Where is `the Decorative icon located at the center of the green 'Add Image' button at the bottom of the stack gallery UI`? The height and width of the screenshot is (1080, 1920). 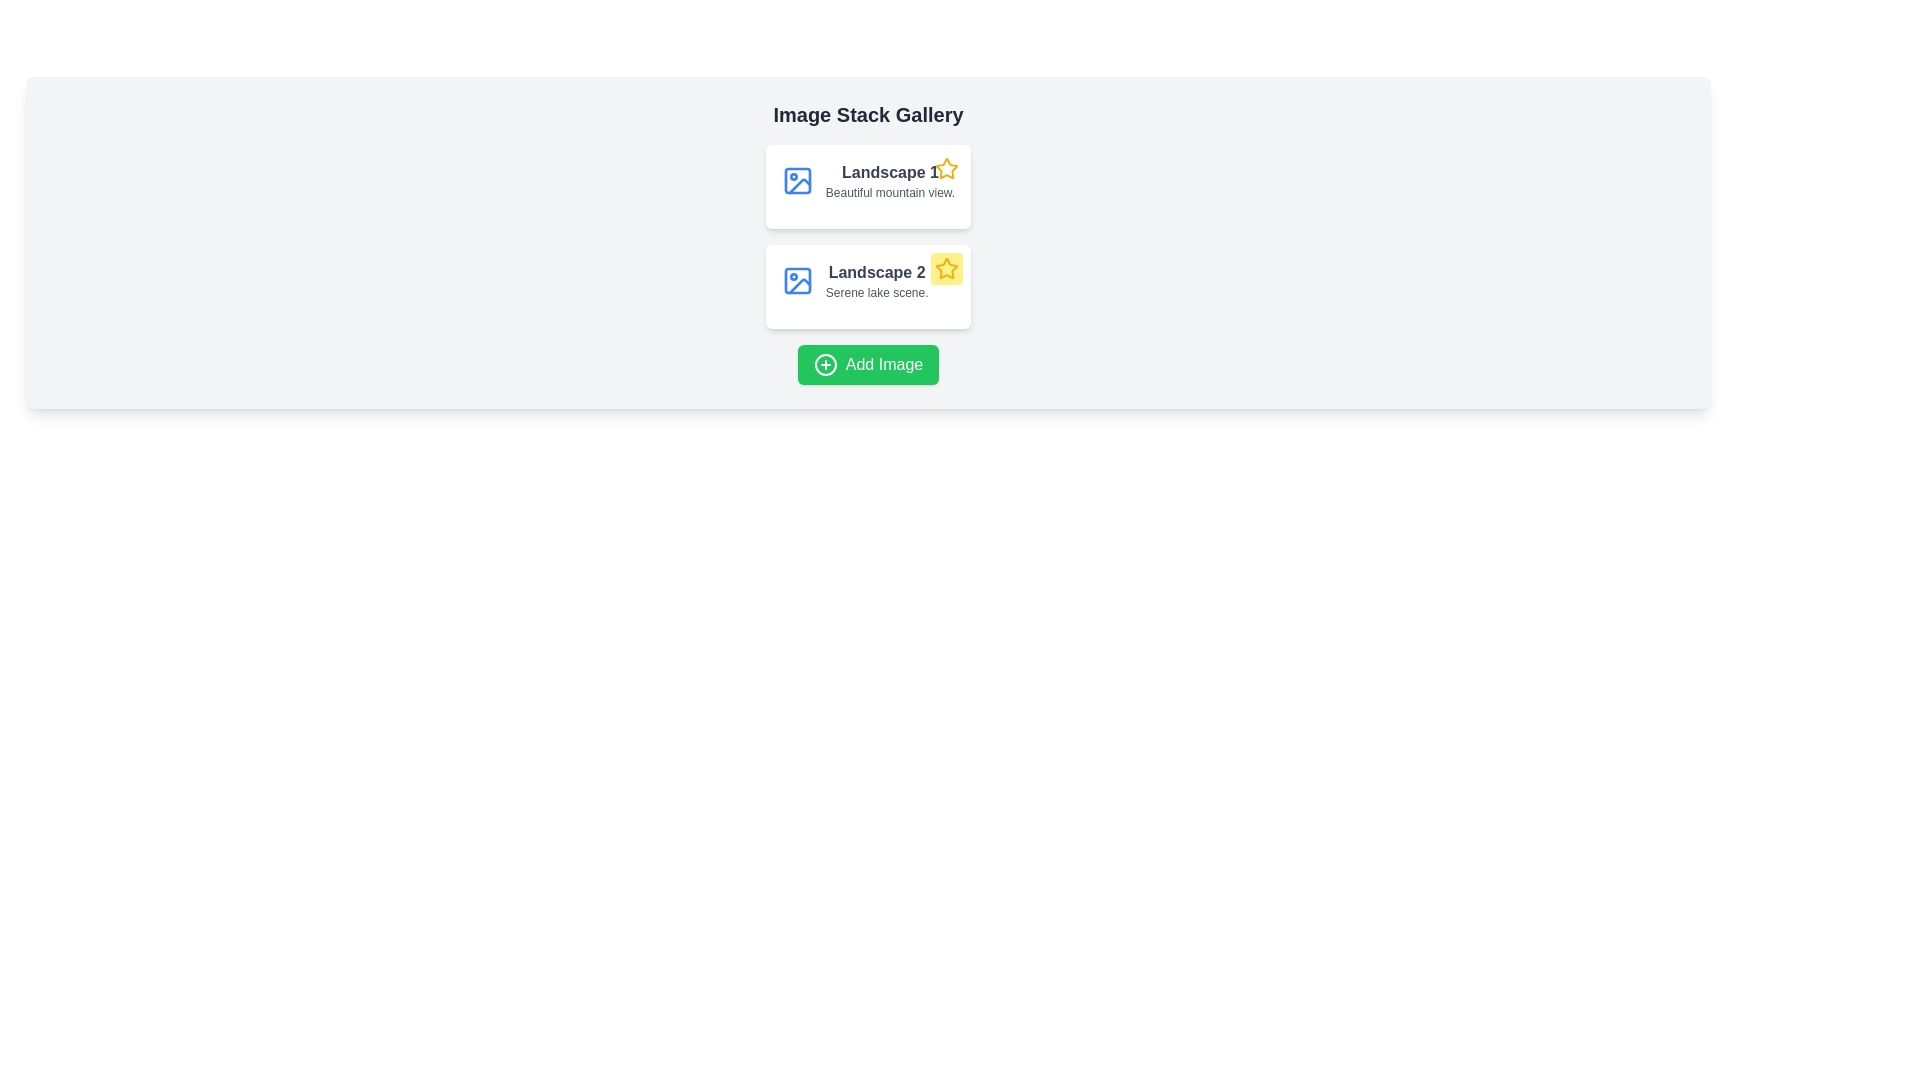 the Decorative icon located at the center of the green 'Add Image' button at the bottom of the stack gallery UI is located at coordinates (825, 365).